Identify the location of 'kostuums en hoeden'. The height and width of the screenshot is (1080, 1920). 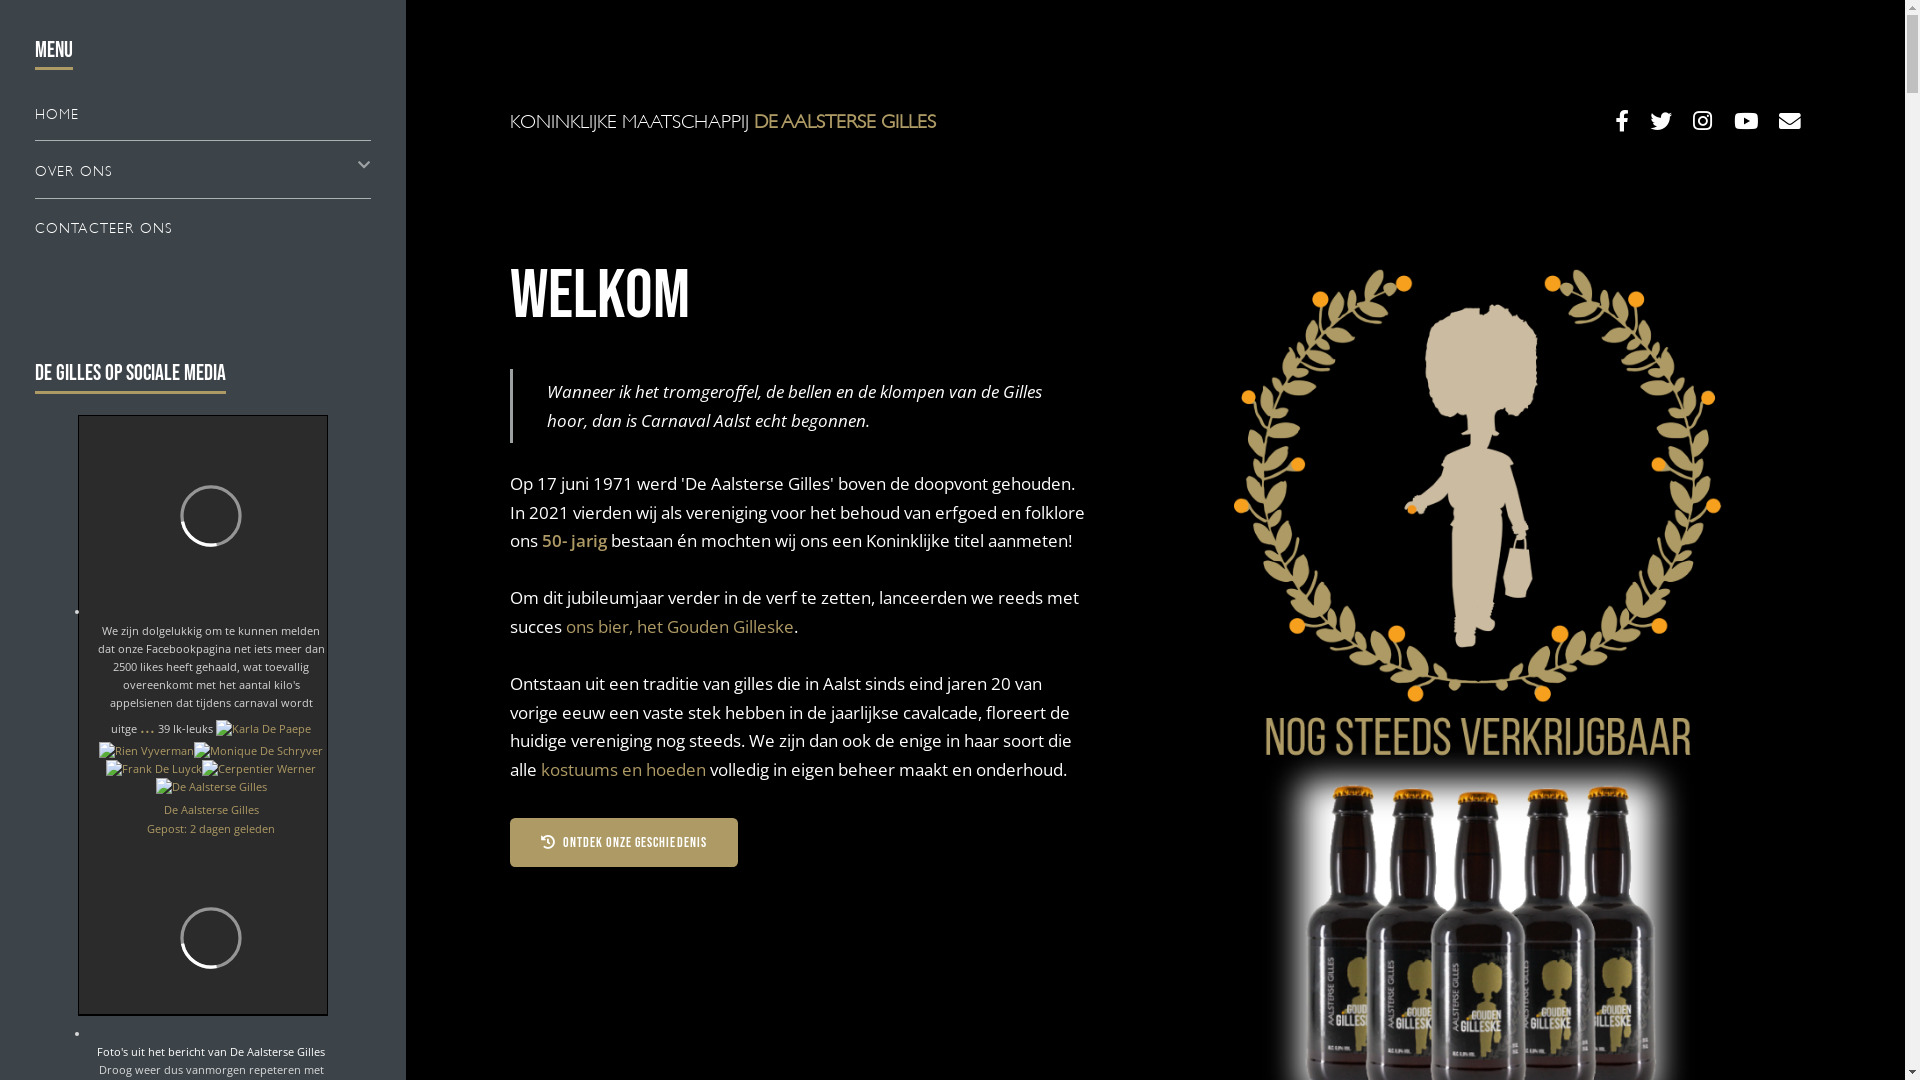
(622, 767).